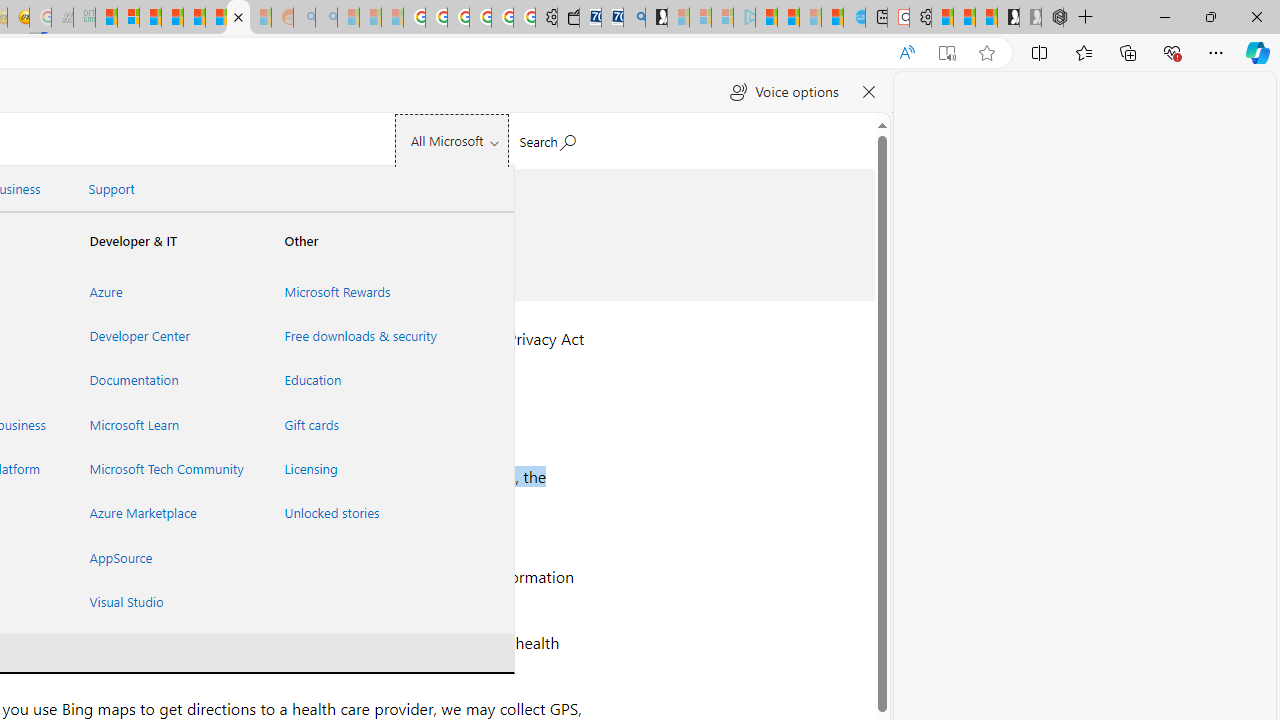 This screenshot has height=720, width=1280. Describe the element at coordinates (1008, 17) in the screenshot. I see `'Play Free Online Games | Games from Microsoft Start'` at that location.